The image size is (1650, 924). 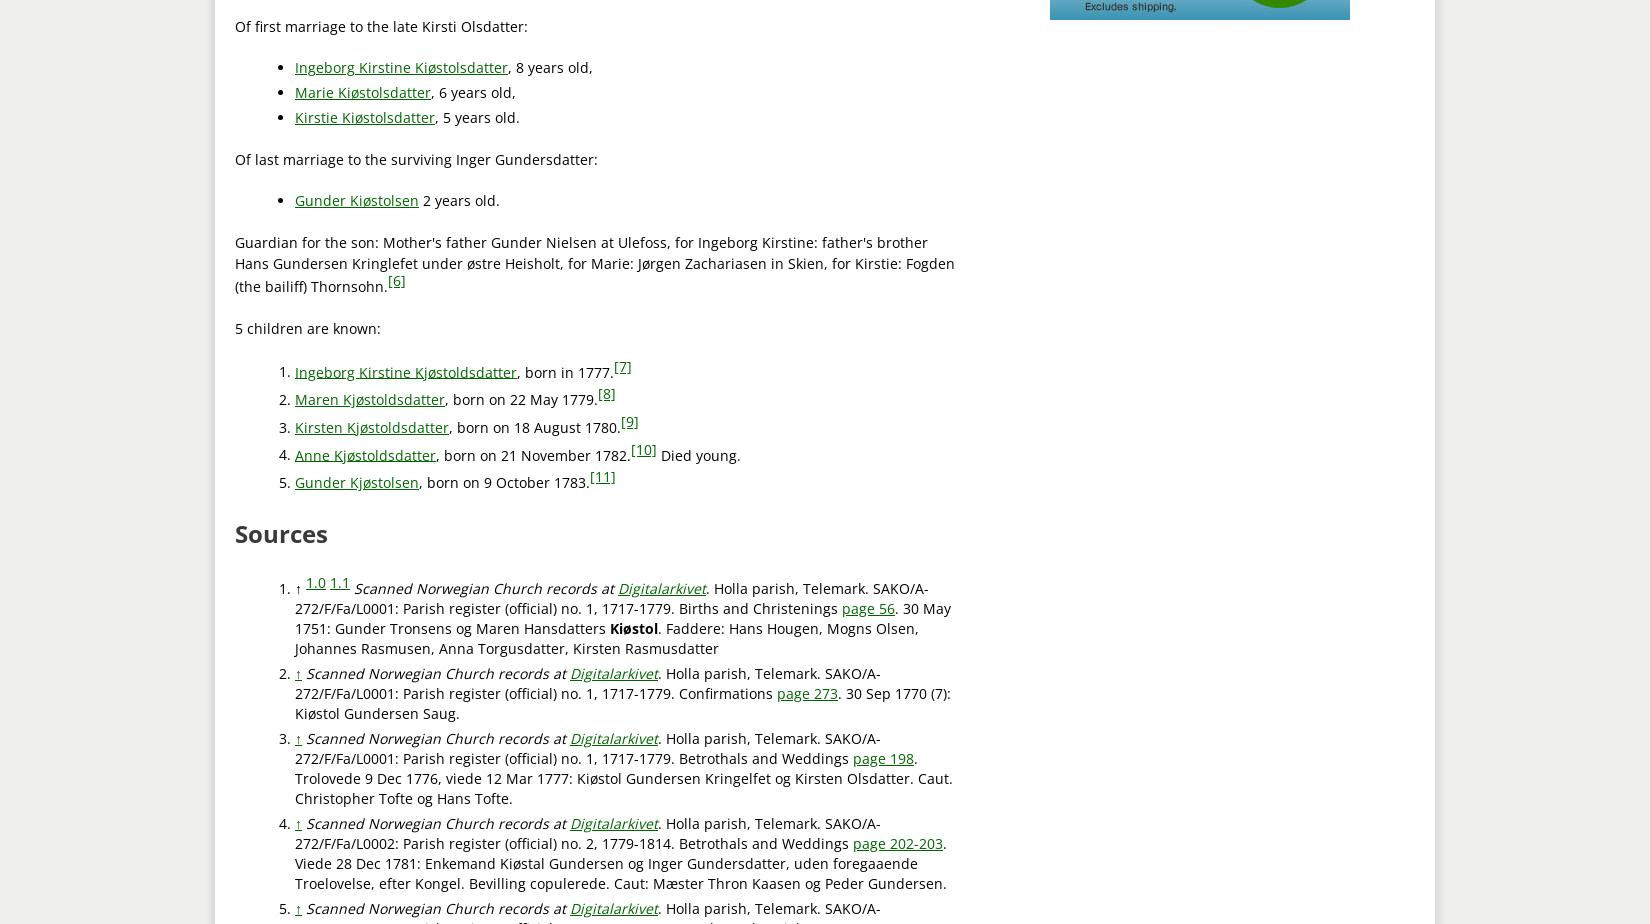 What do you see at coordinates (549, 67) in the screenshot?
I see `', 8 years old,'` at bounding box center [549, 67].